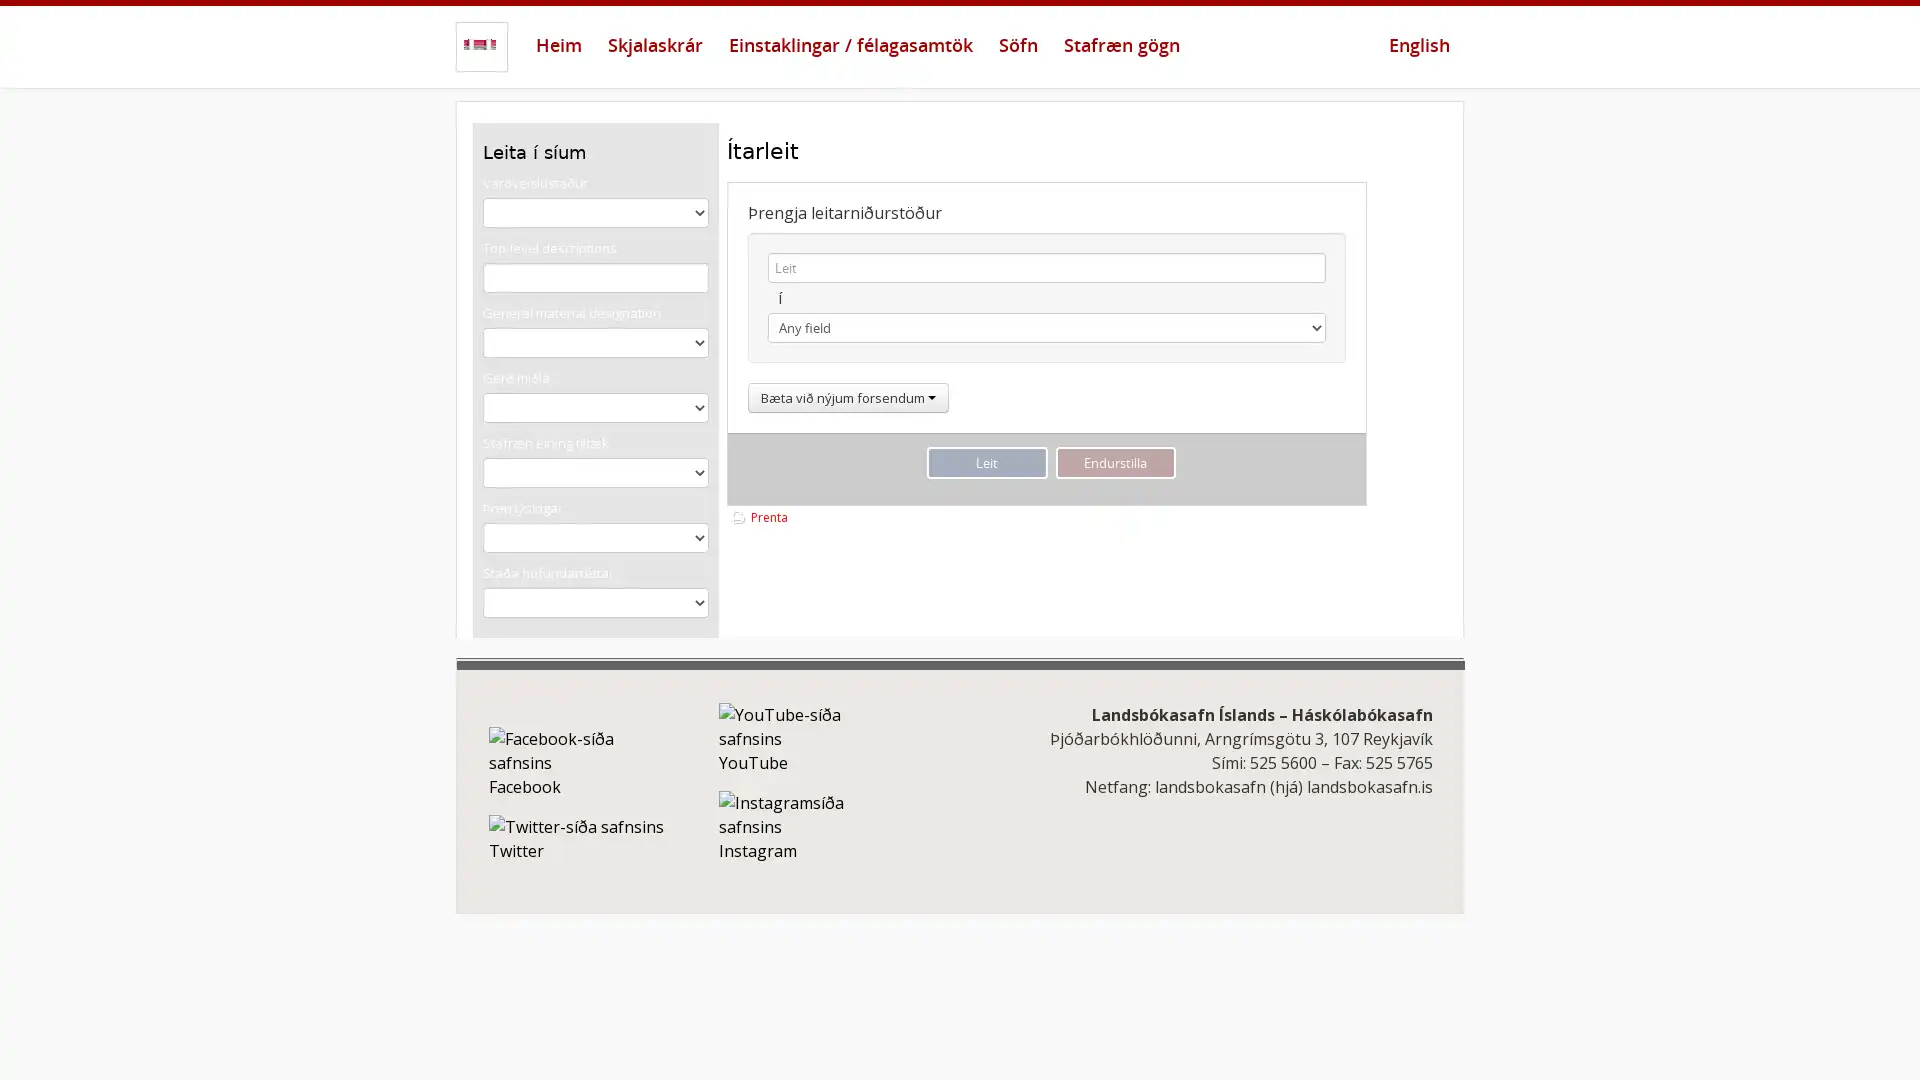 This screenshot has width=1920, height=1080. Describe the element at coordinates (1114, 462) in the screenshot. I see `Endurstilla` at that location.